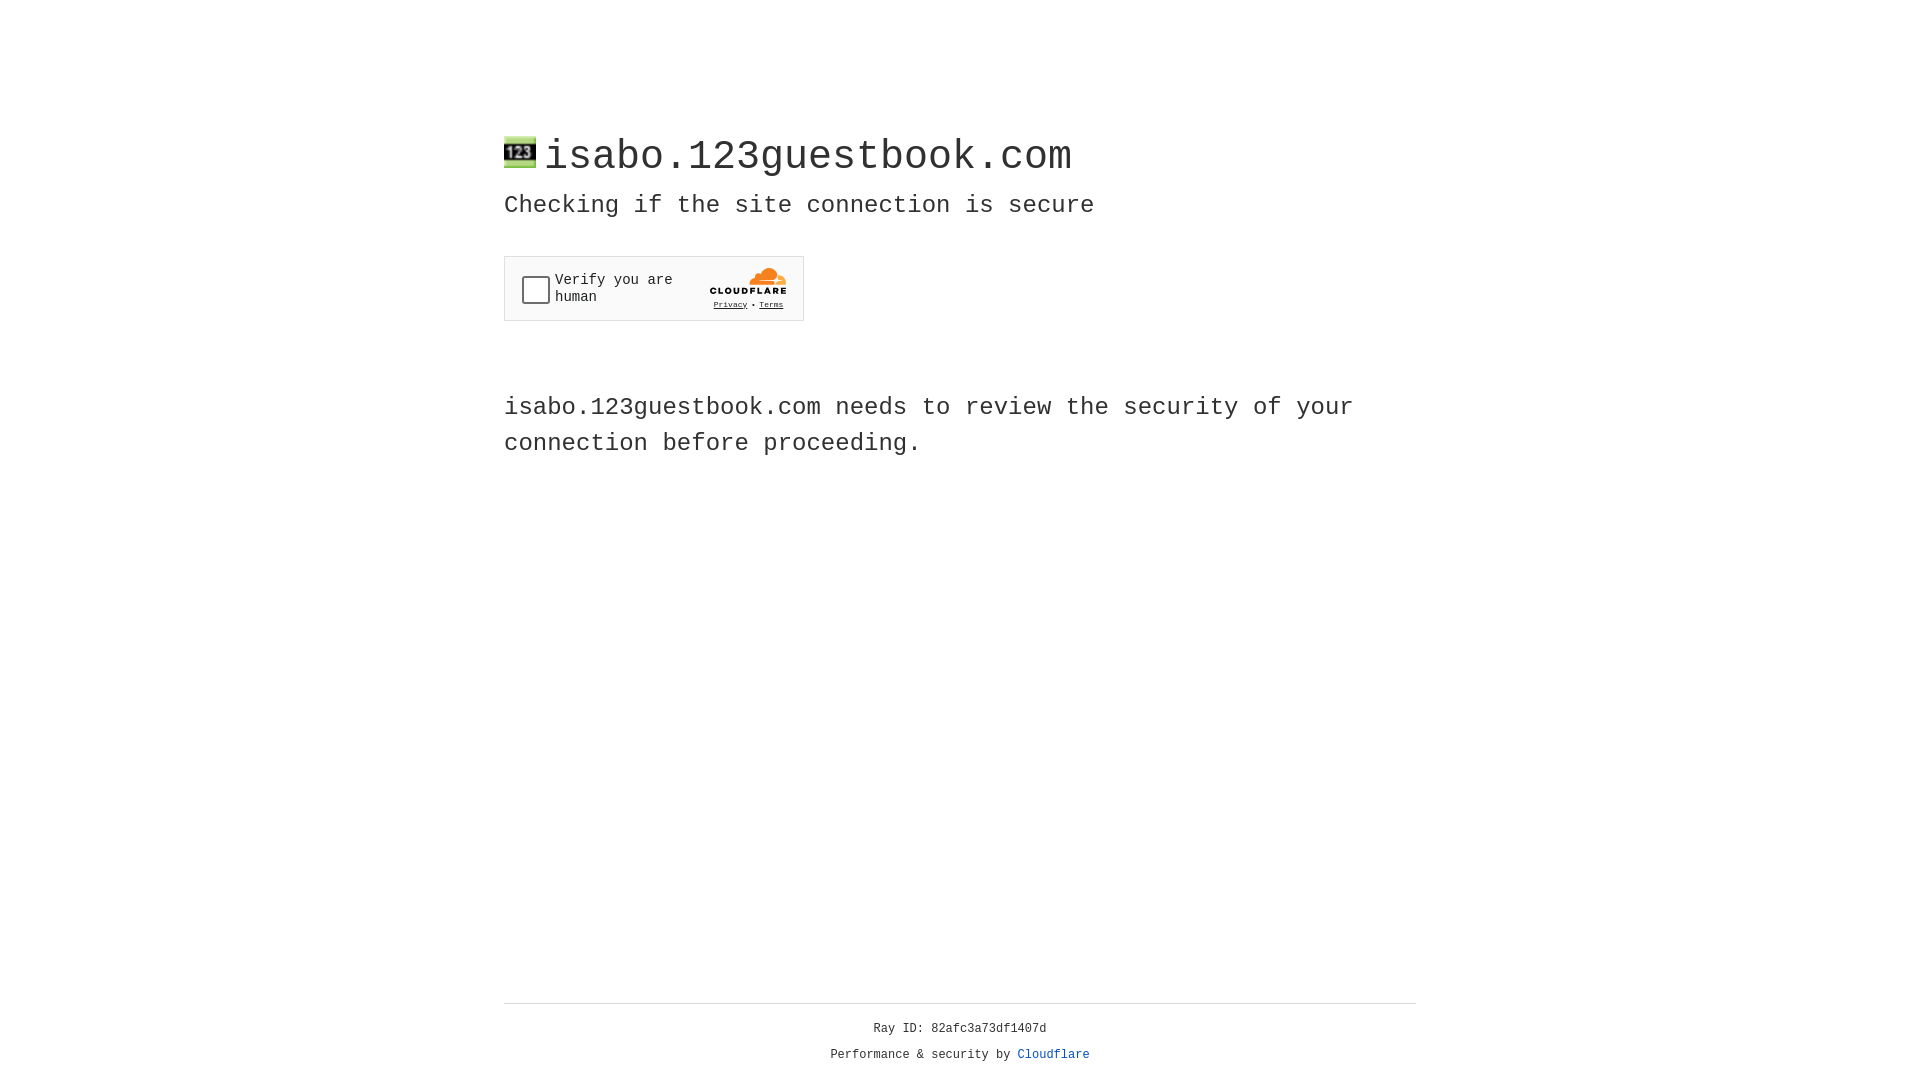 The width and height of the screenshot is (1920, 1080). Describe the element at coordinates (1017, 1054) in the screenshot. I see `'Cloudflare'` at that location.